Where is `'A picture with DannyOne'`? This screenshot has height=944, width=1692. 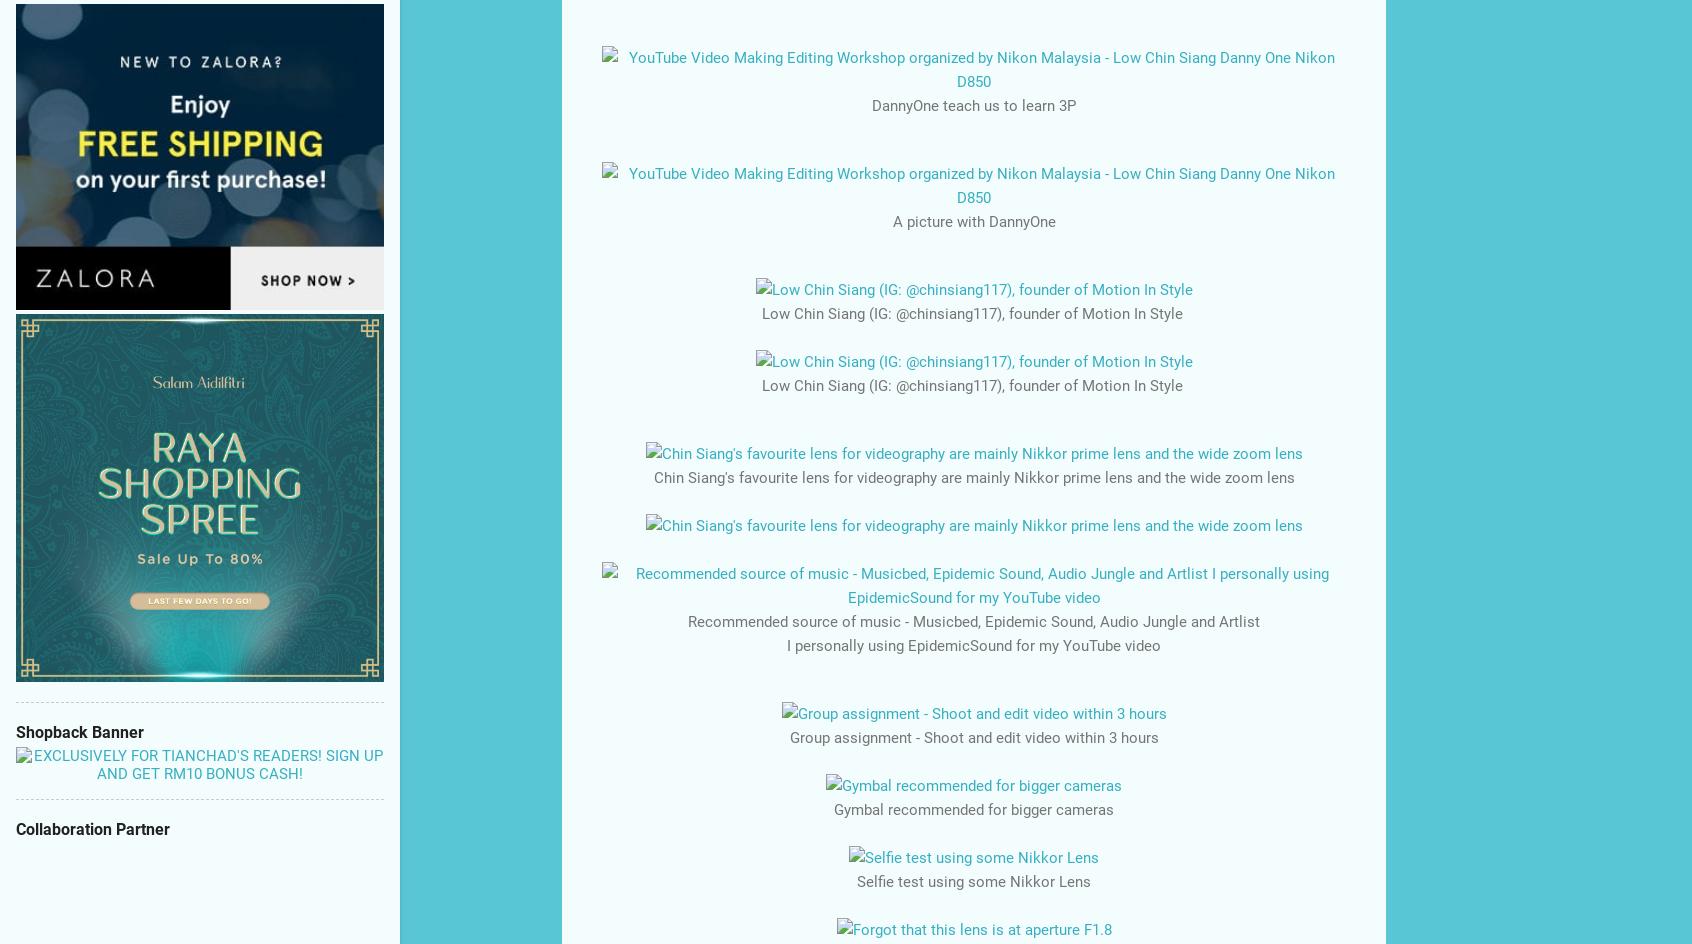 'A picture with DannyOne' is located at coordinates (973, 219).